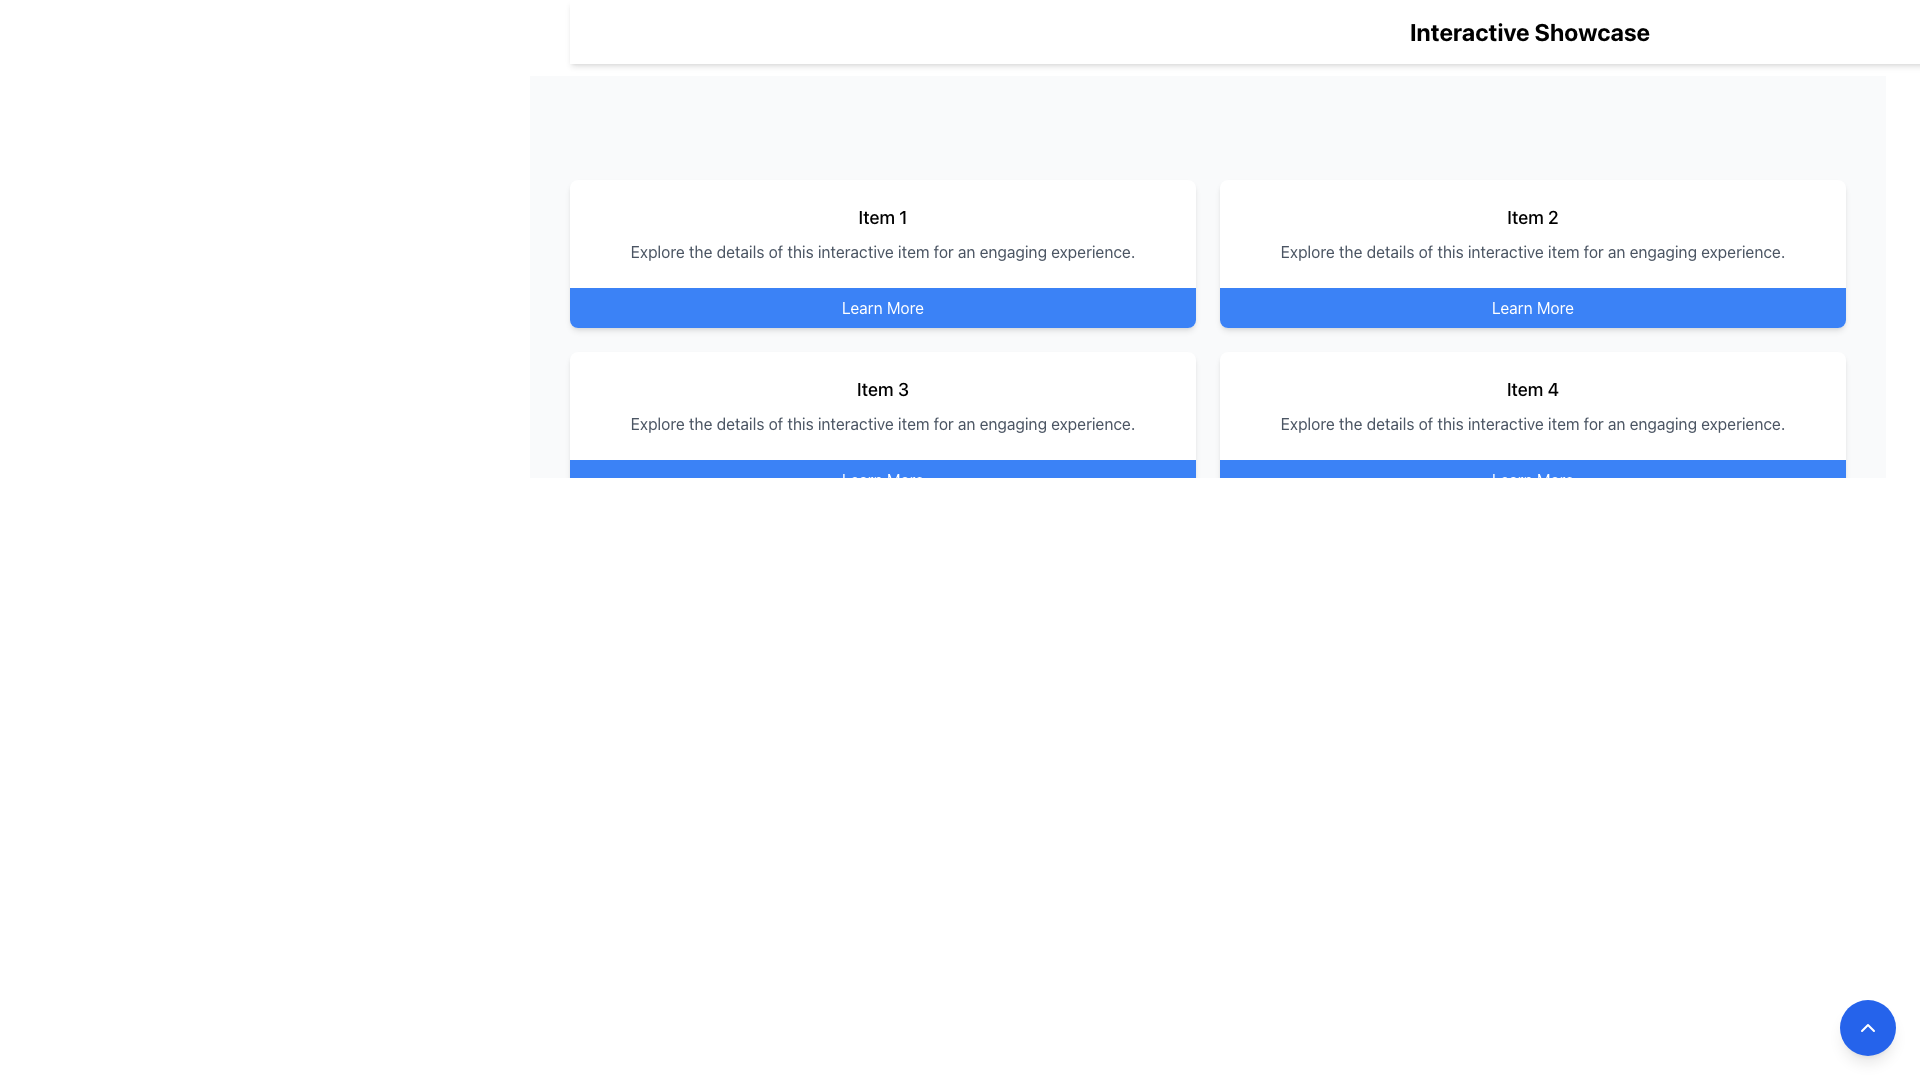 Image resolution: width=1920 pixels, height=1080 pixels. I want to click on information displayed on the text label or header located at the center of the top-left card in the two-row grid layout, so click(882, 218).